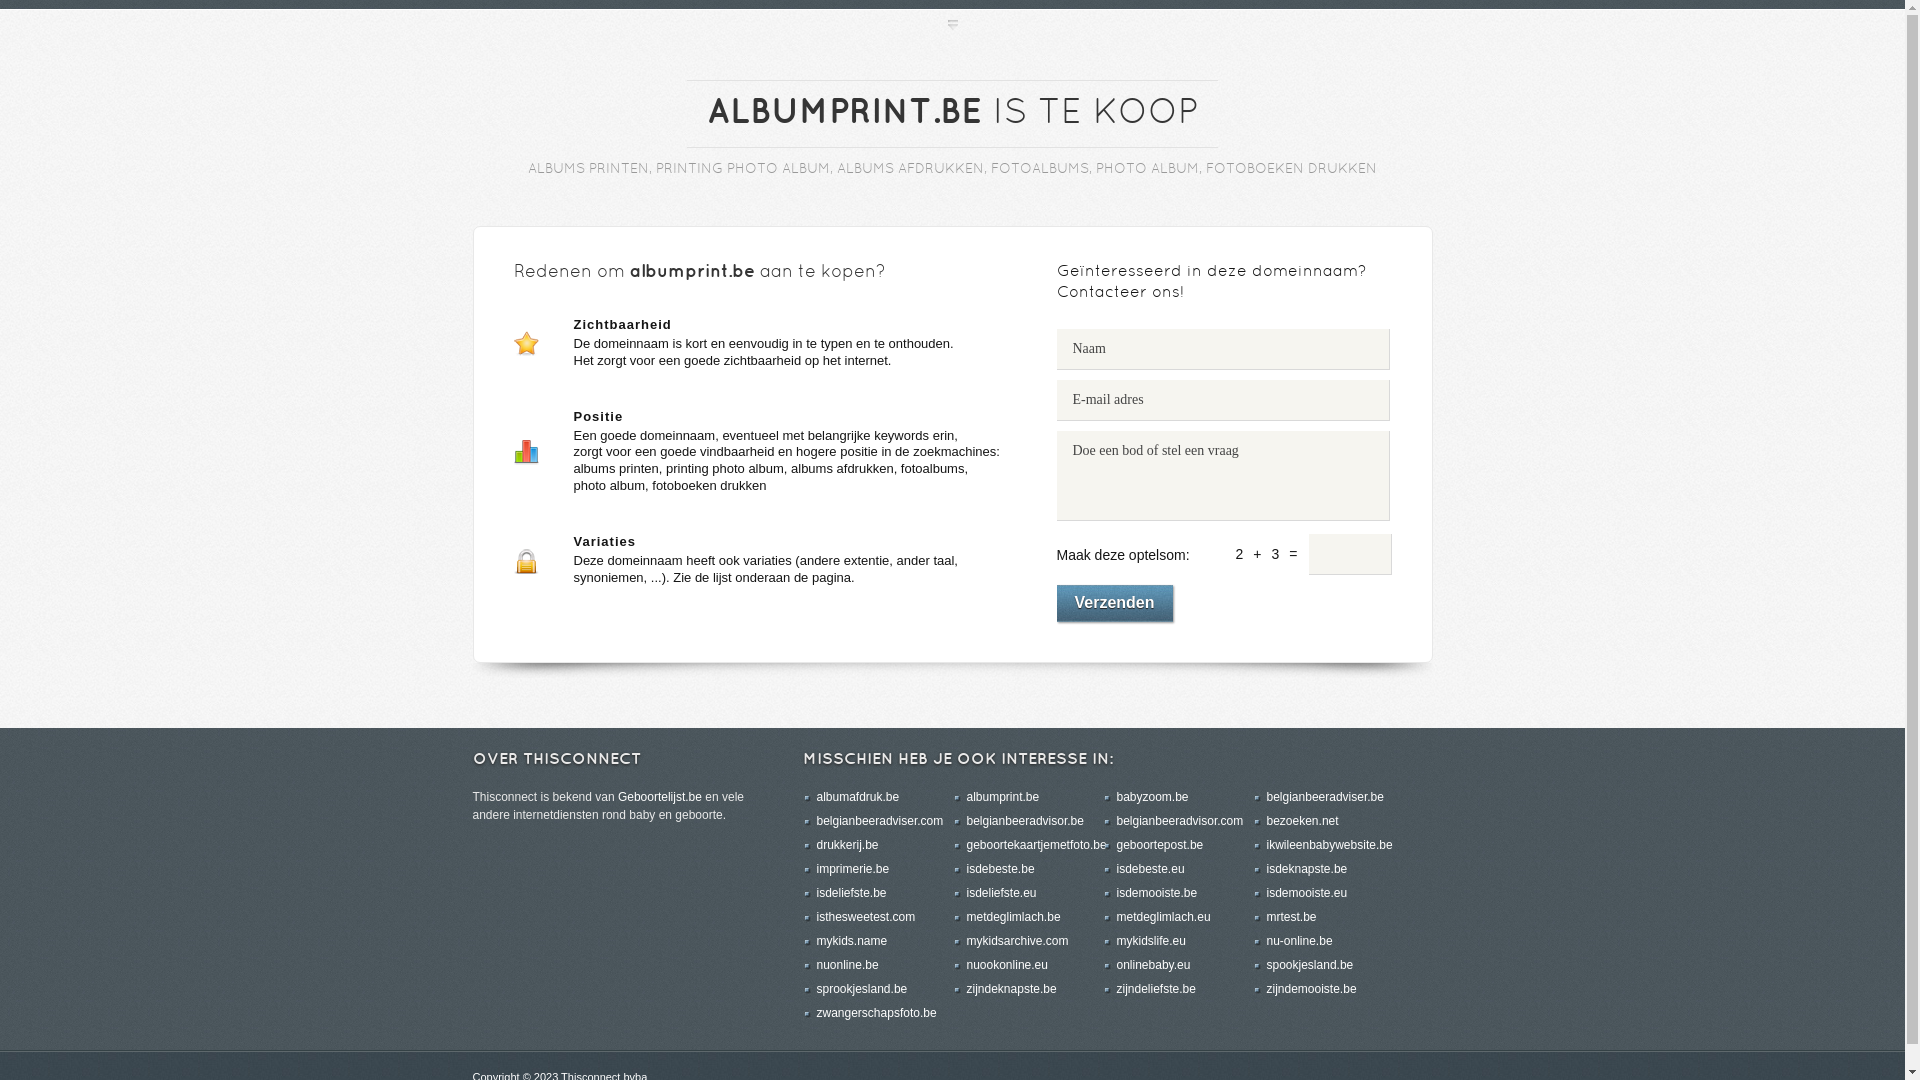 Image resolution: width=1920 pixels, height=1080 pixels. Describe the element at coordinates (1036, 844) in the screenshot. I see `'geboortekaartjemetfoto.be'` at that location.